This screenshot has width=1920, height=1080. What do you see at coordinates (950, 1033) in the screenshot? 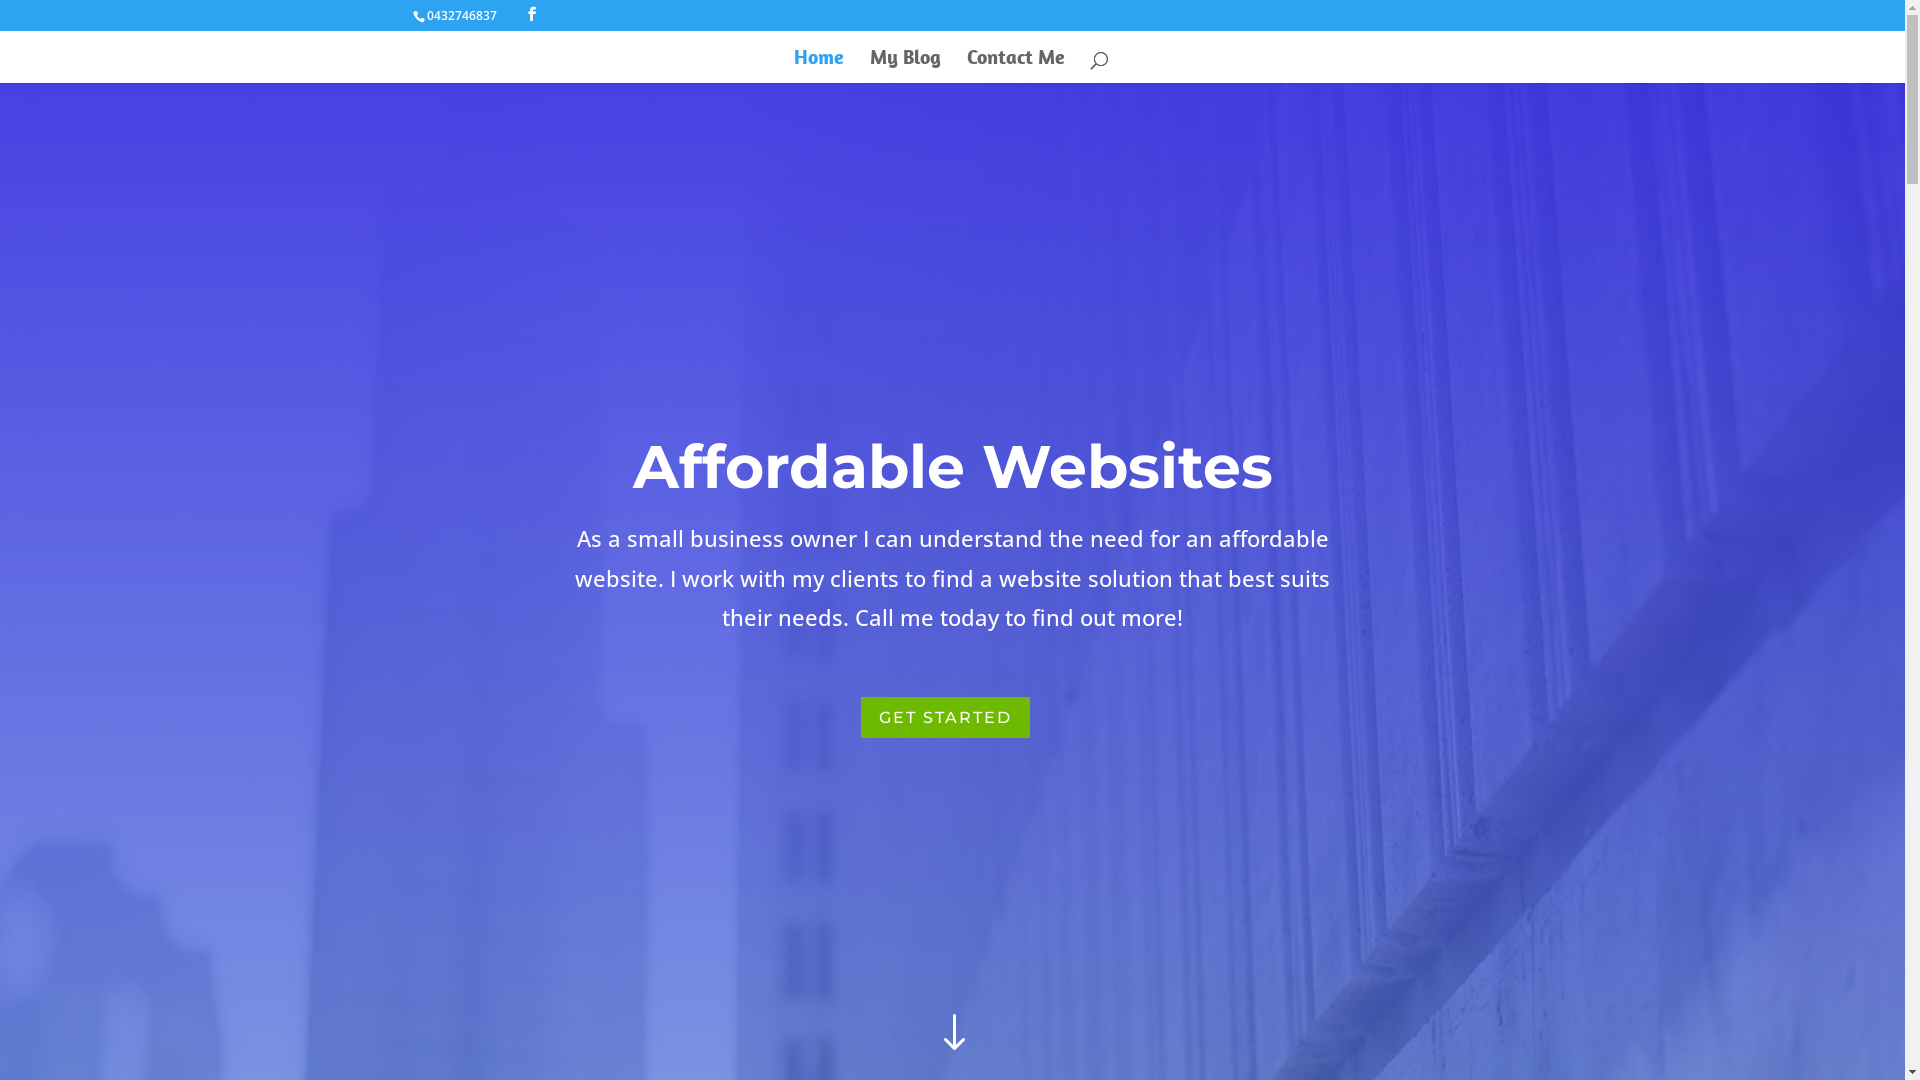
I see `'"'` at bounding box center [950, 1033].